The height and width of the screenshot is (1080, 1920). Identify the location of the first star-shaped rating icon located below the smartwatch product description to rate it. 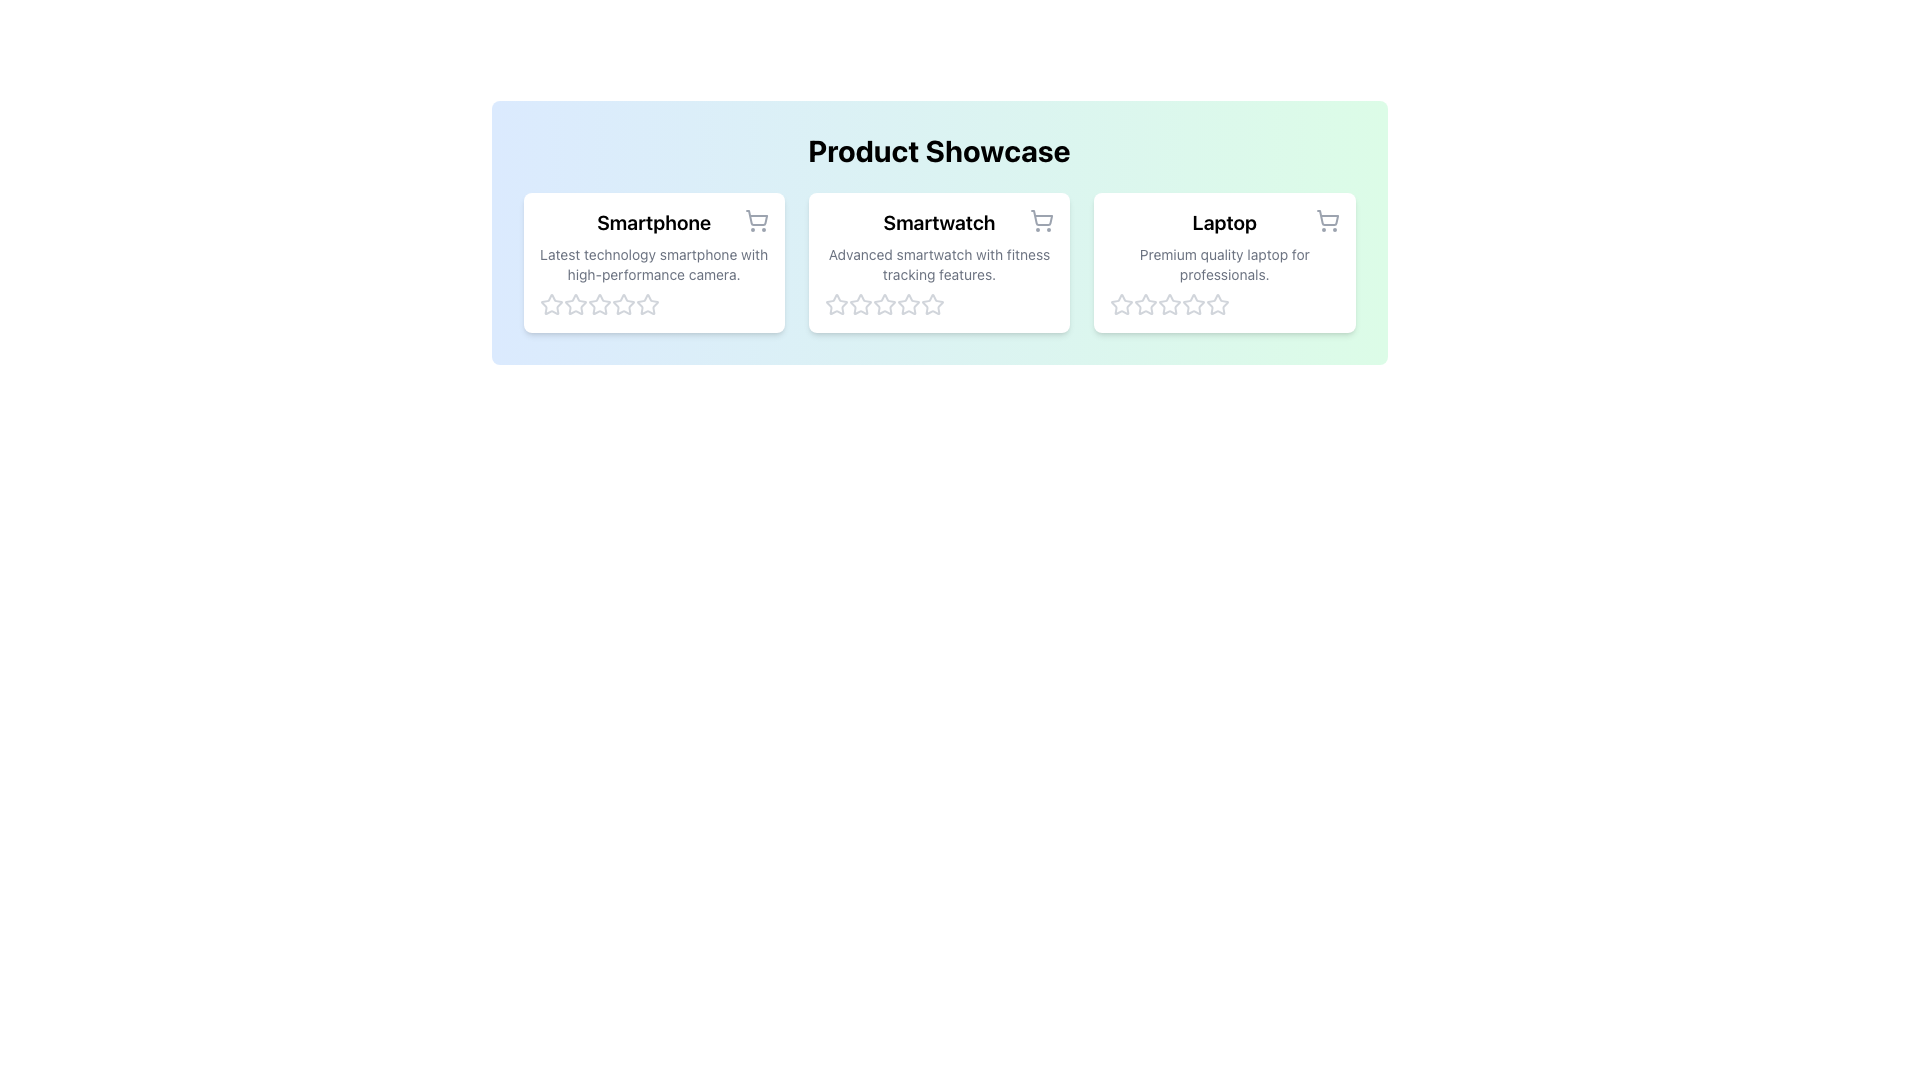
(860, 304).